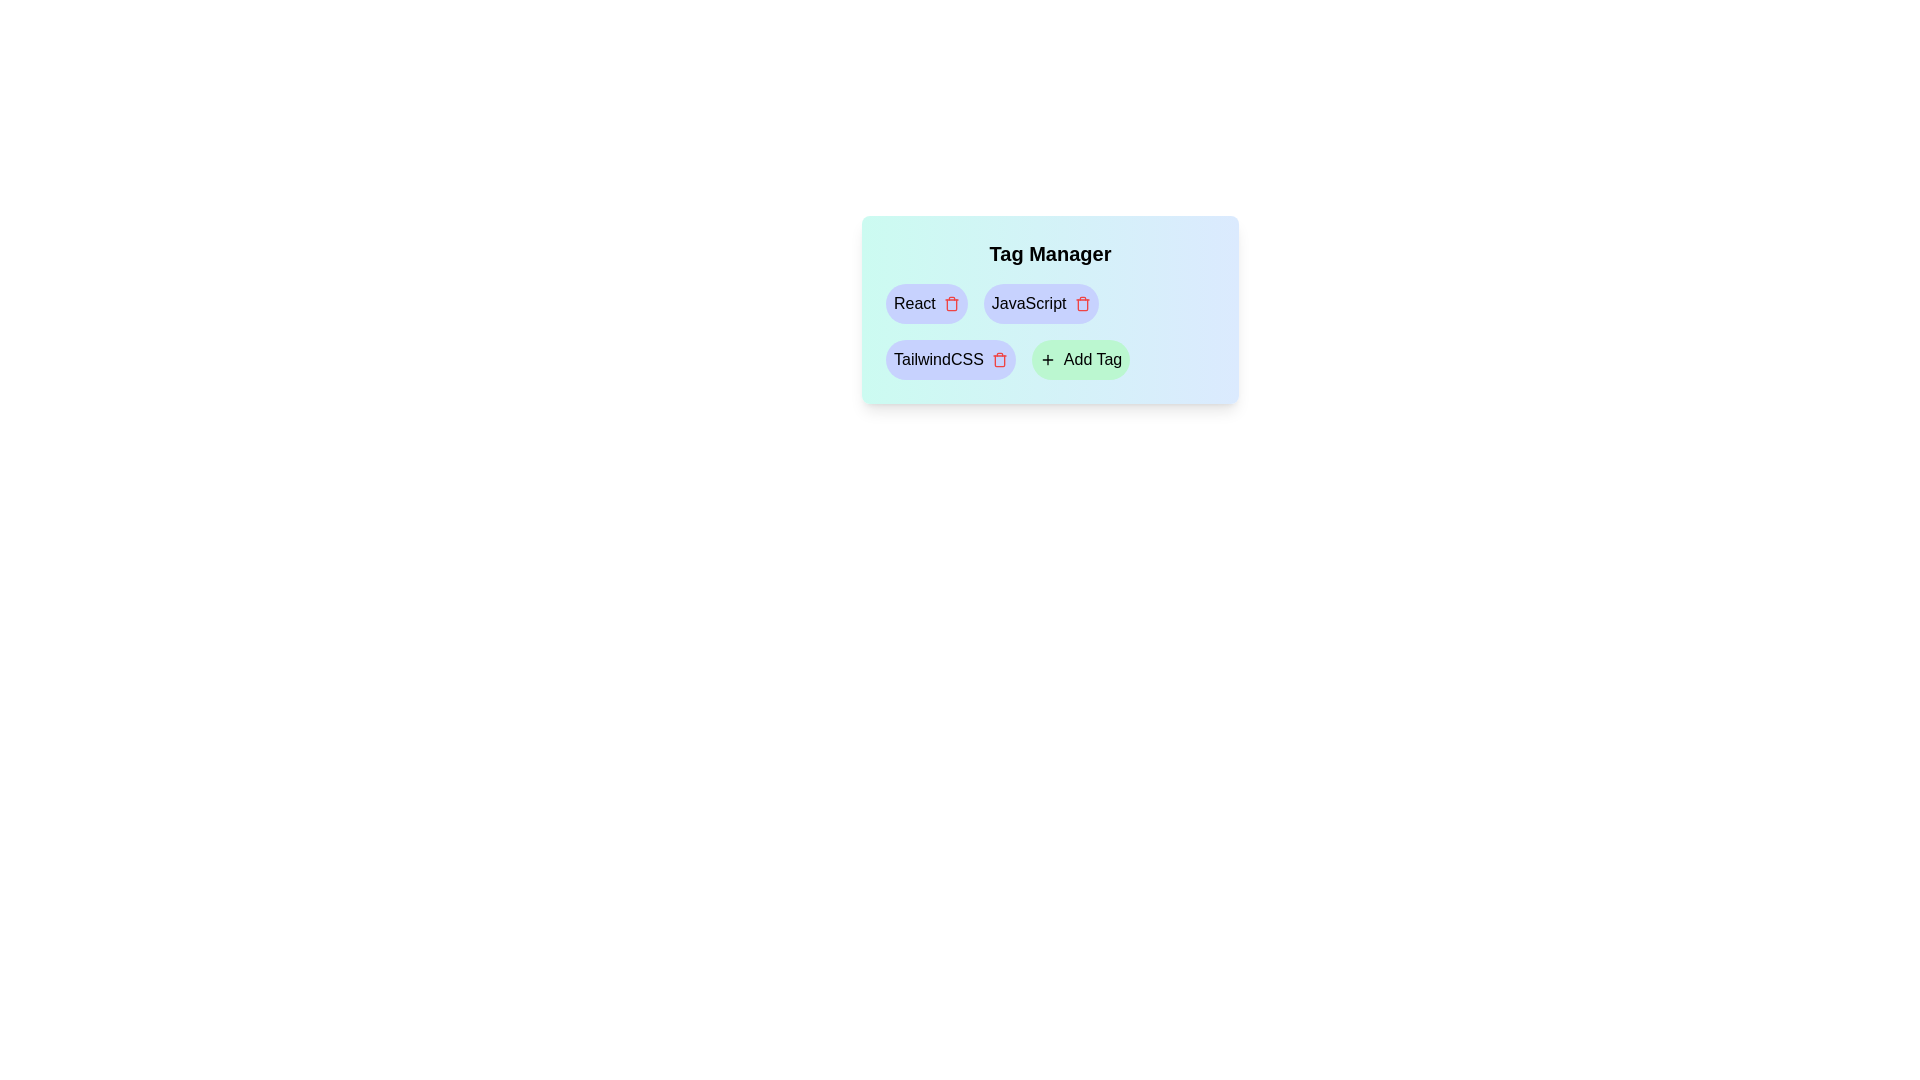 Image resolution: width=1920 pixels, height=1080 pixels. Describe the element at coordinates (1079, 358) in the screenshot. I see `the 'Add Tag' button to add a new tag` at that location.